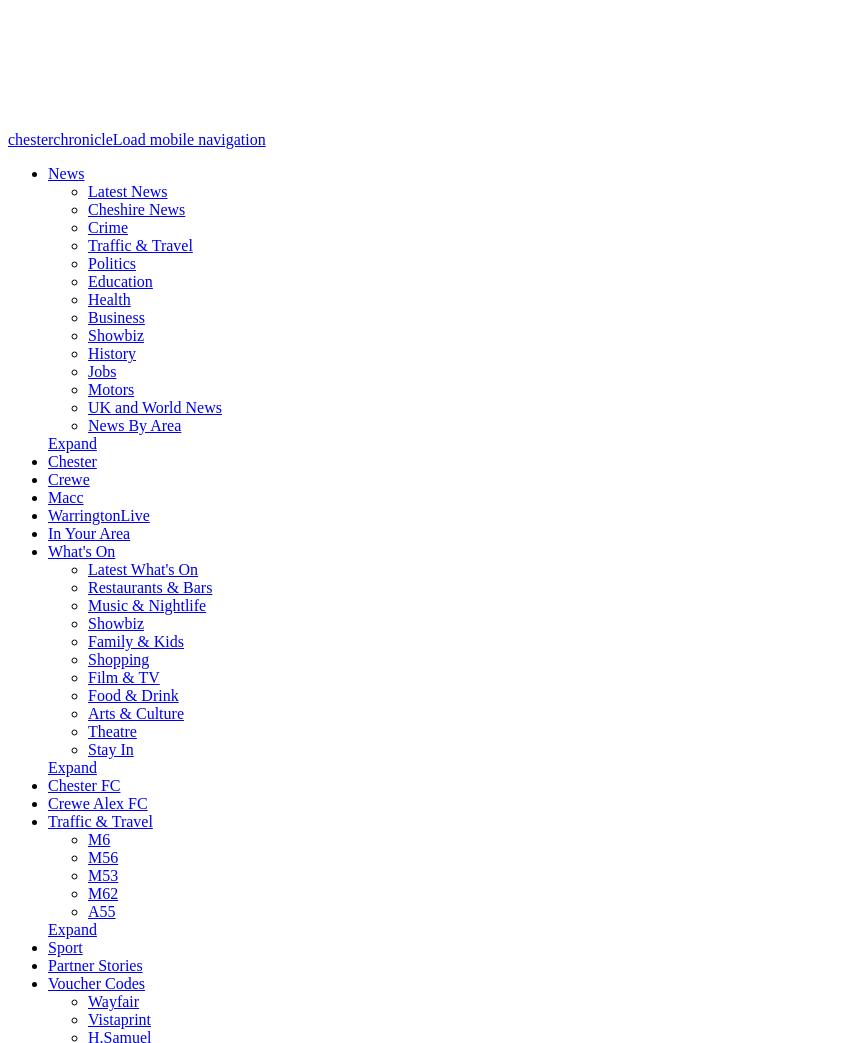  I want to click on 'Music & Nightlife', so click(145, 604).